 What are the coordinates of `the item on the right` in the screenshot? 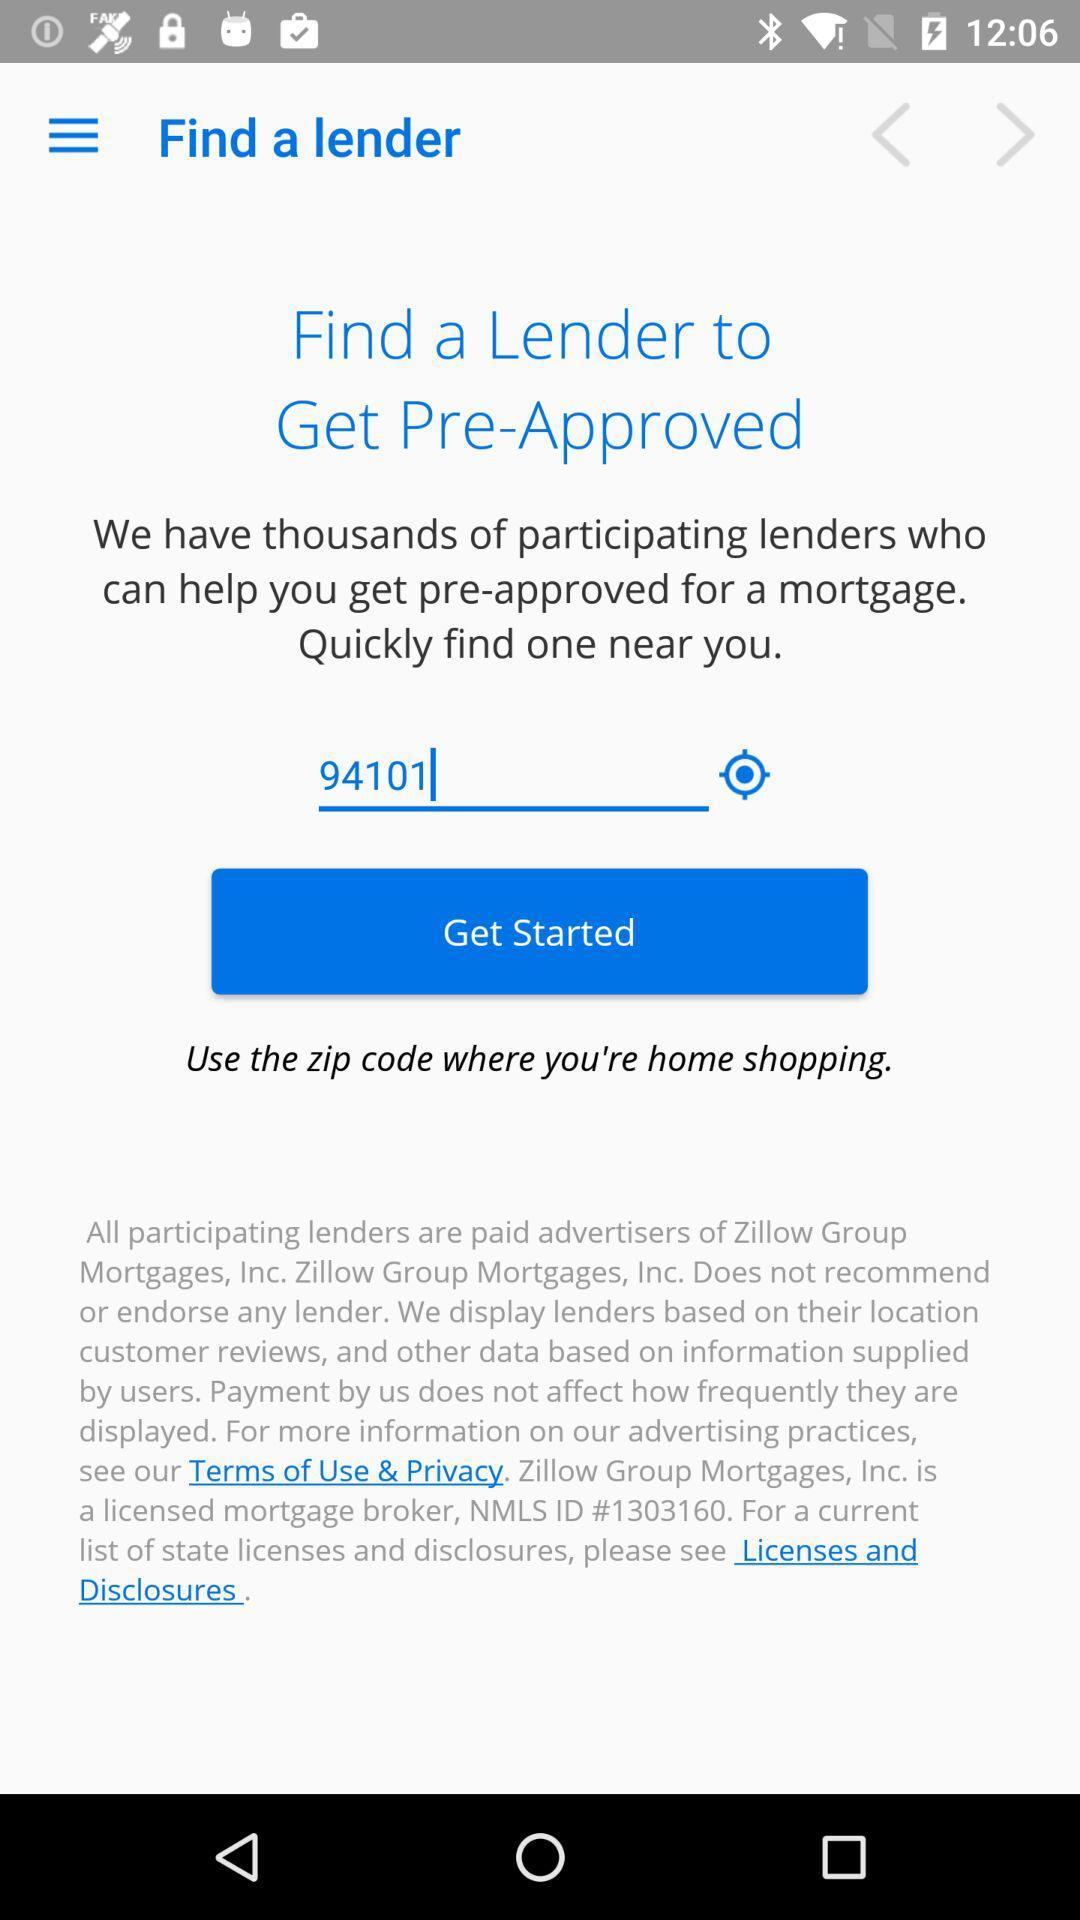 It's located at (745, 774).